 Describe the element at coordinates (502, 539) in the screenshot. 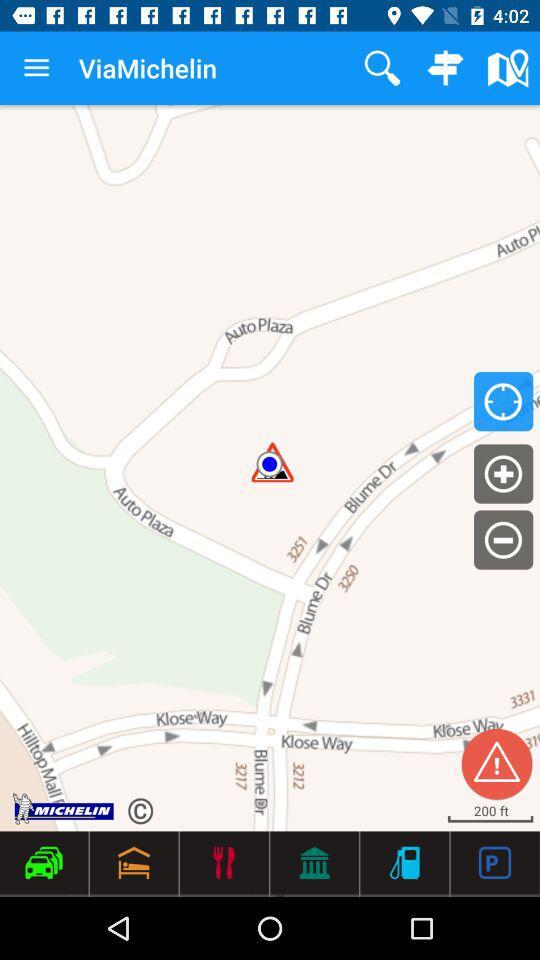

I see `the zoom out button on the web page` at that location.